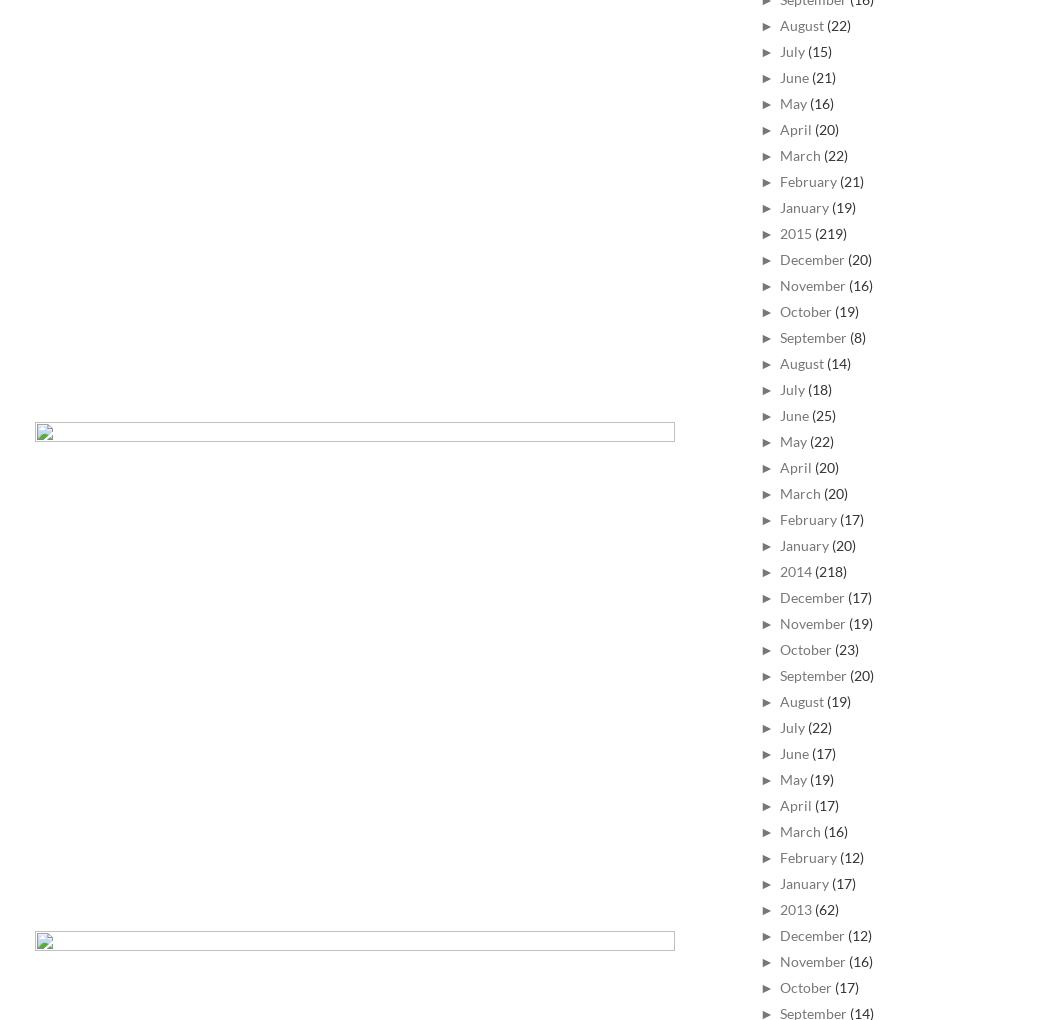 This screenshot has width=1060, height=1020. What do you see at coordinates (838, 362) in the screenshot?
I see `'(14)'` at bounding box center [838, 362].